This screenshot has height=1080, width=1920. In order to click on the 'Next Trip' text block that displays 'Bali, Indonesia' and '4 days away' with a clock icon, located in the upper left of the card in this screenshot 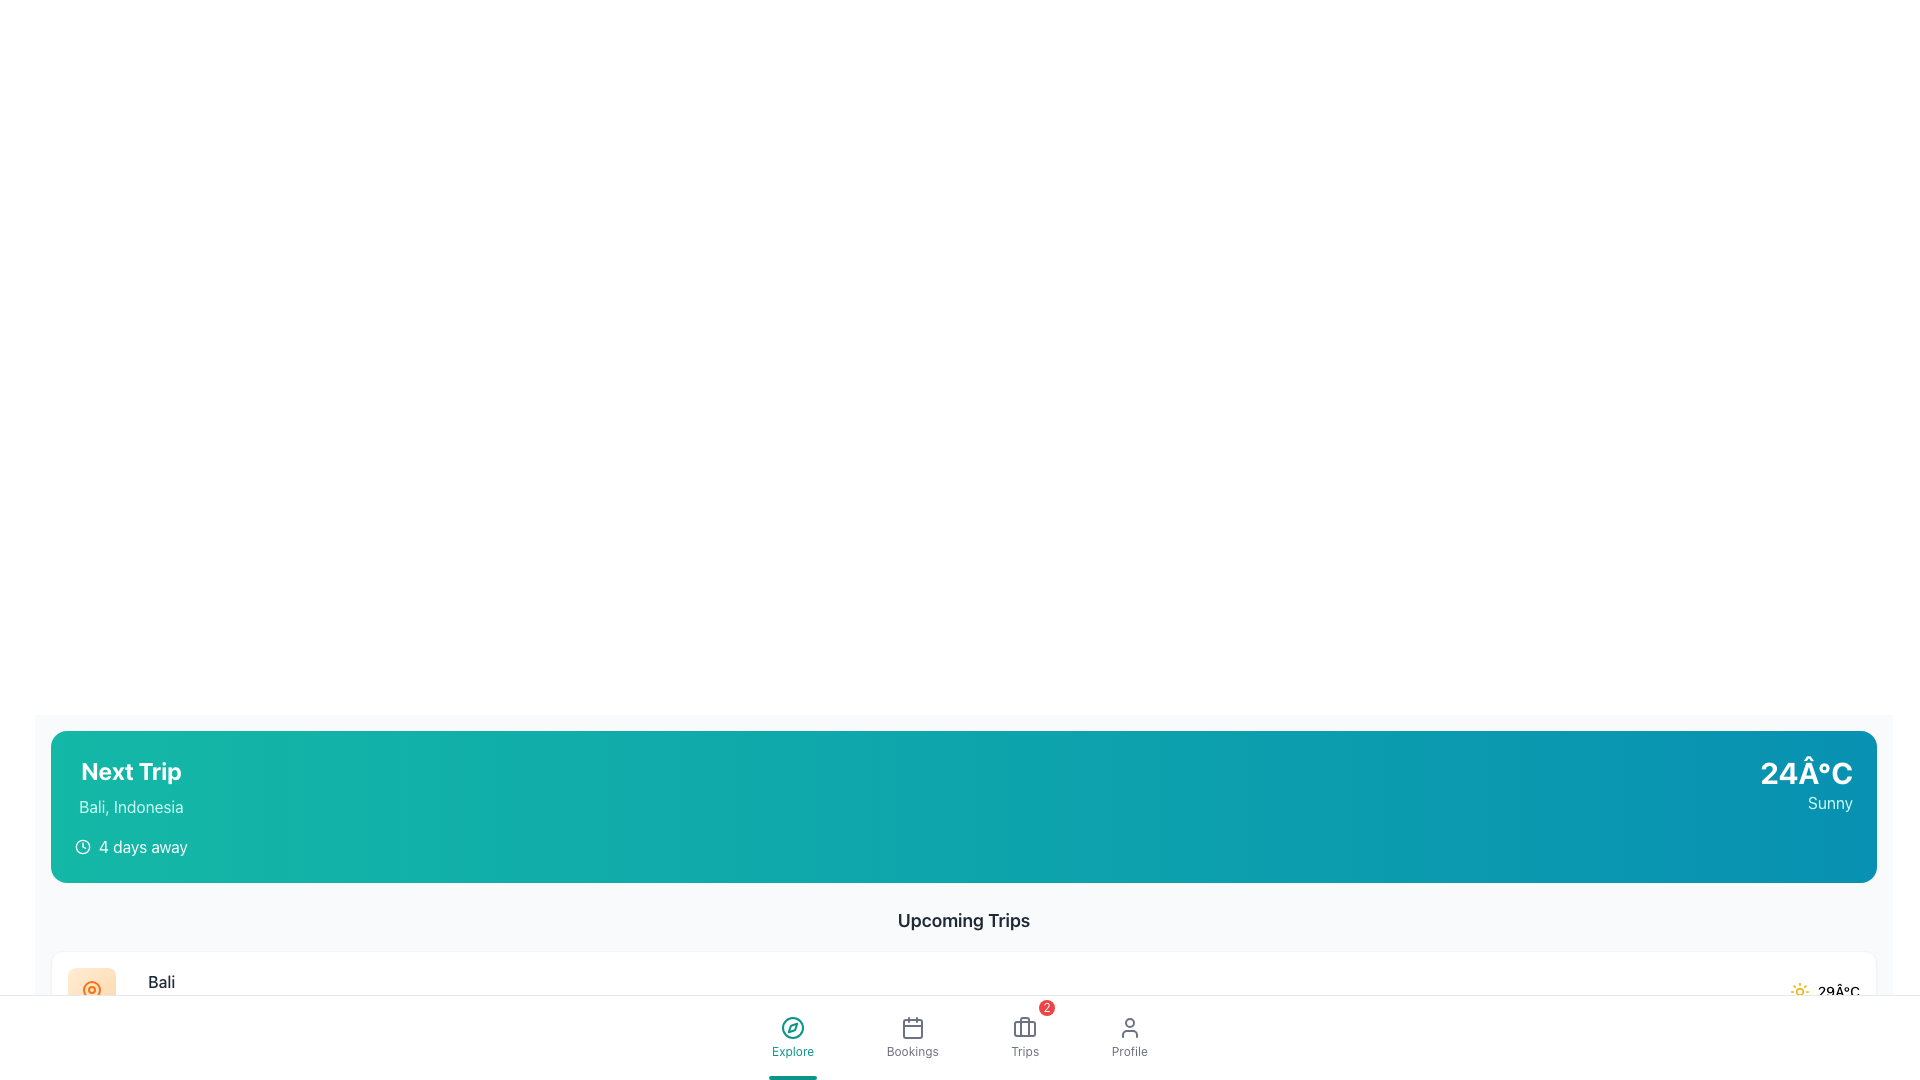, I will do `click(130, 805)`.